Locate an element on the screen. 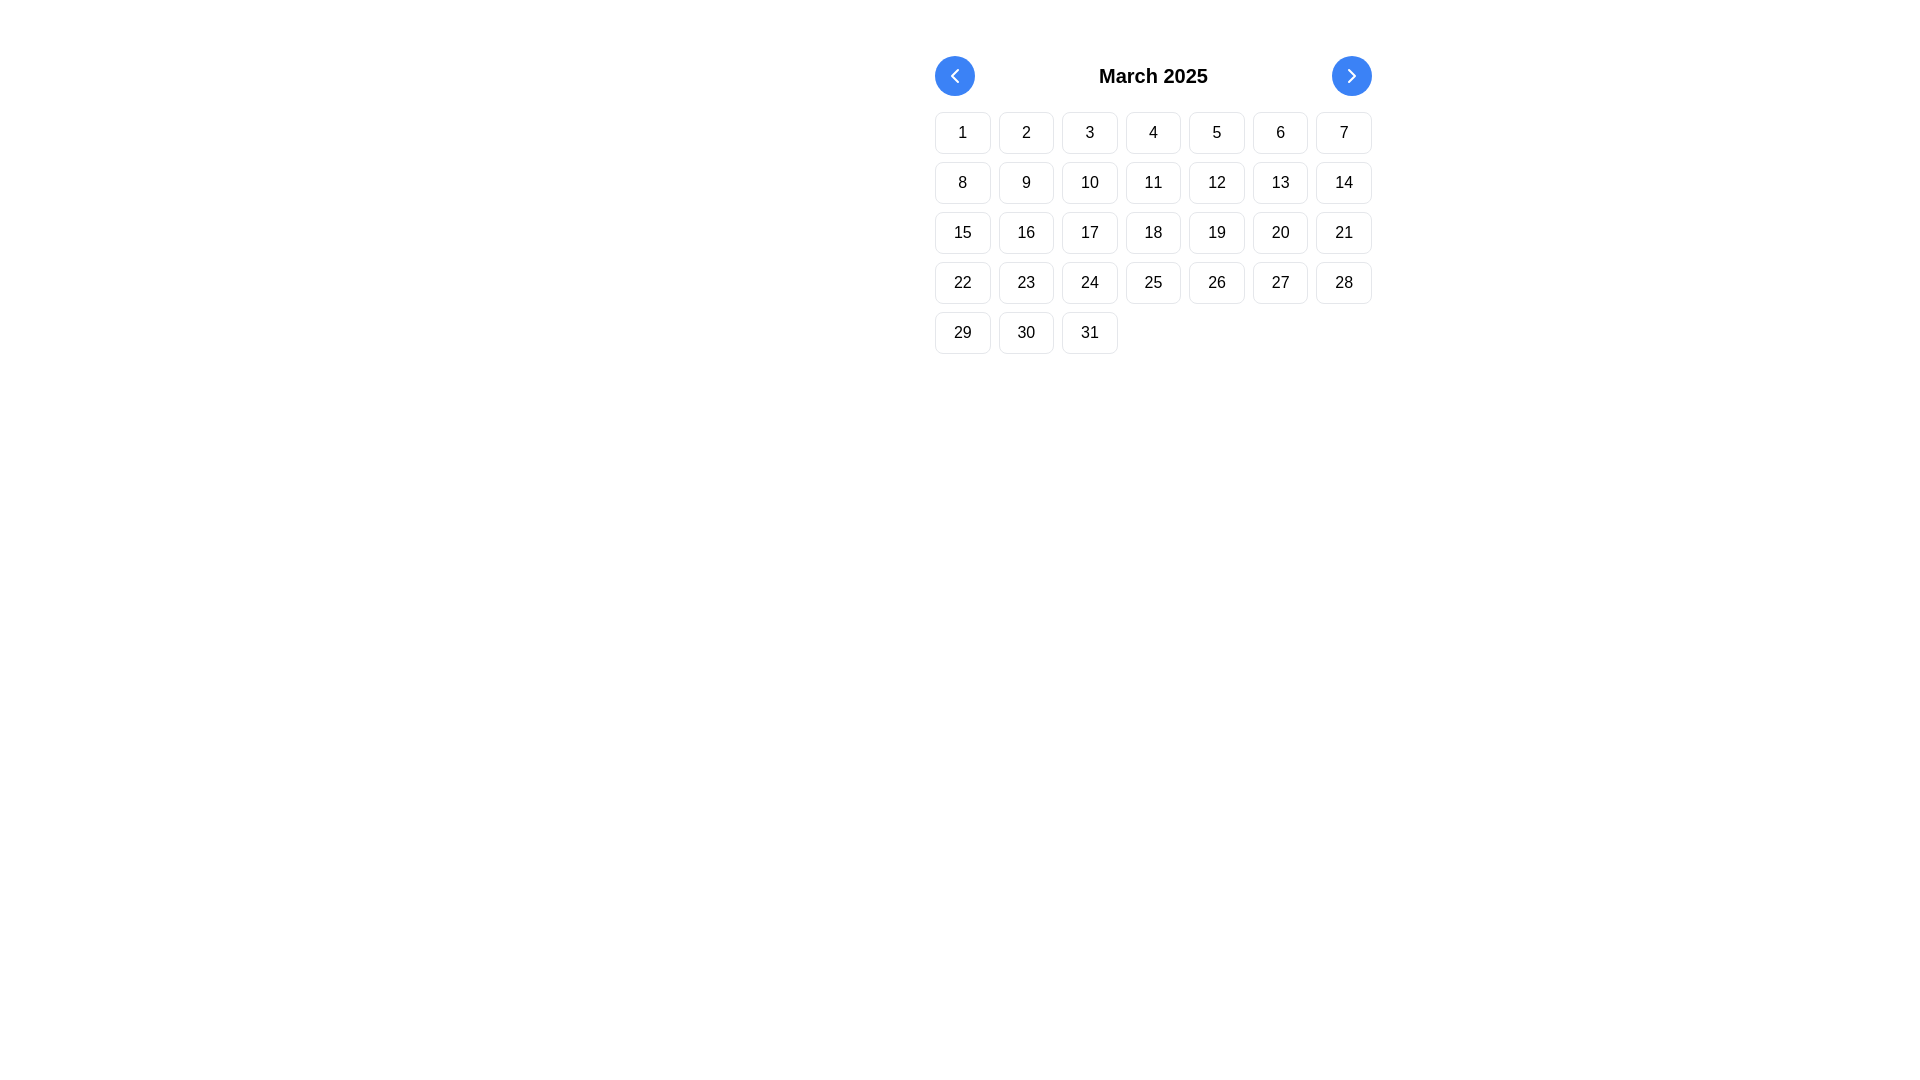  the Calendar date button displaying the number '7' is located at coordinates (1344, 132).